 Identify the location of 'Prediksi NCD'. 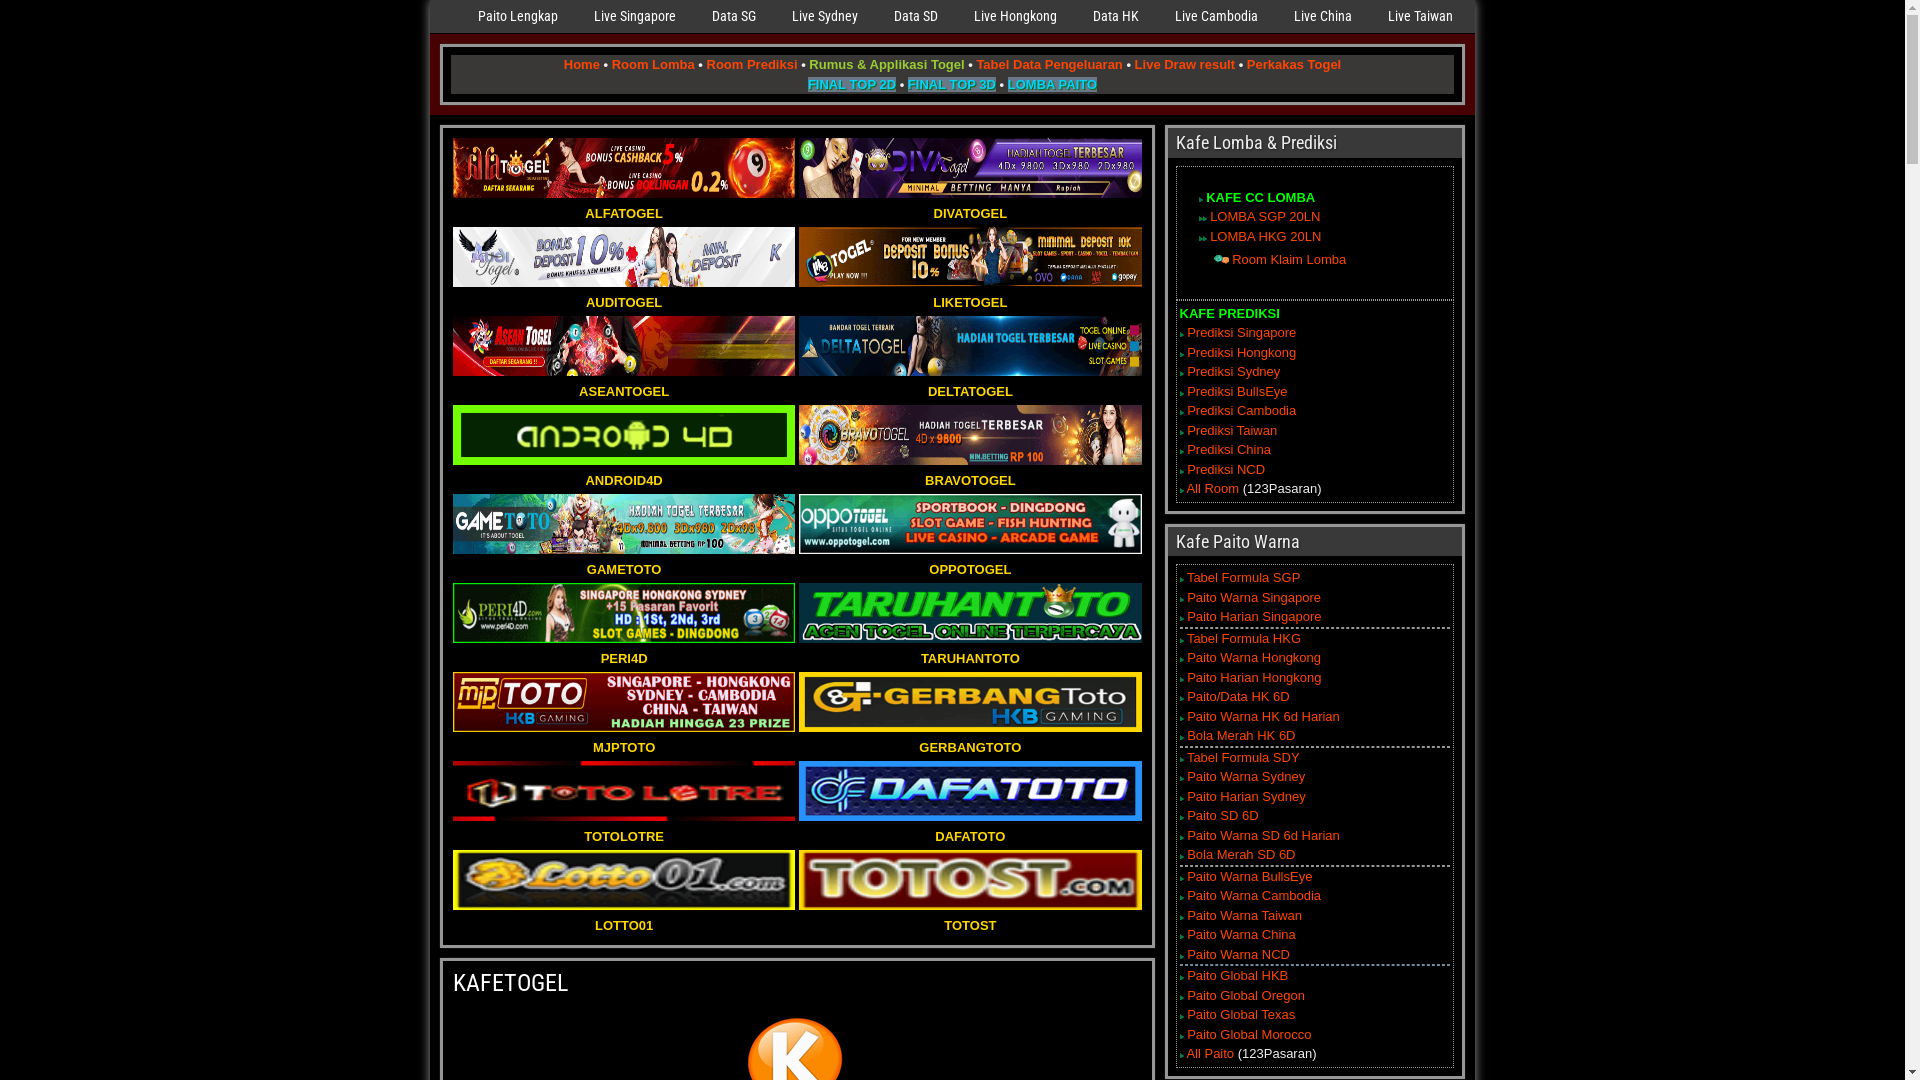
(1186, 469).